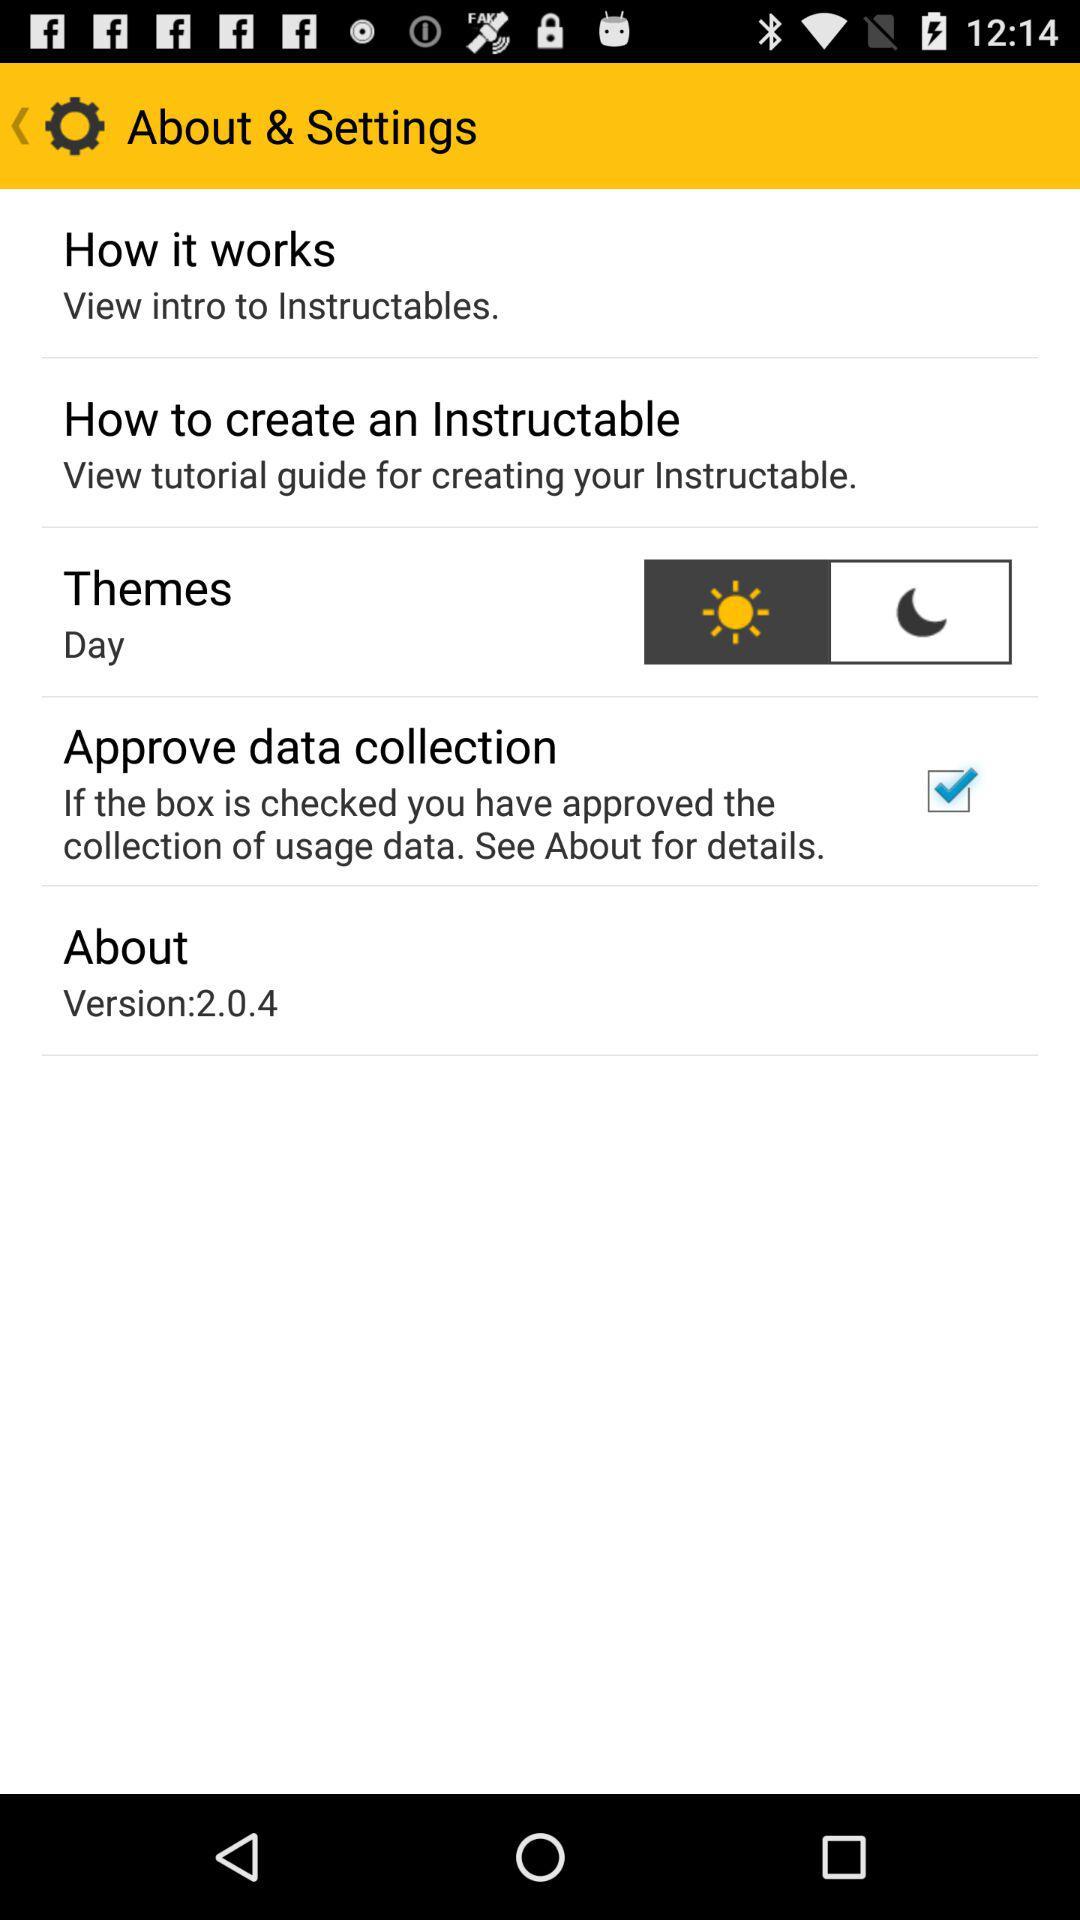 The width and height of the screenshot is (1080, 1920). What do you see at coordinates (919, 610) in the screenshot?
I see `app below view tutorial guide` at bounding box center [919, 610].